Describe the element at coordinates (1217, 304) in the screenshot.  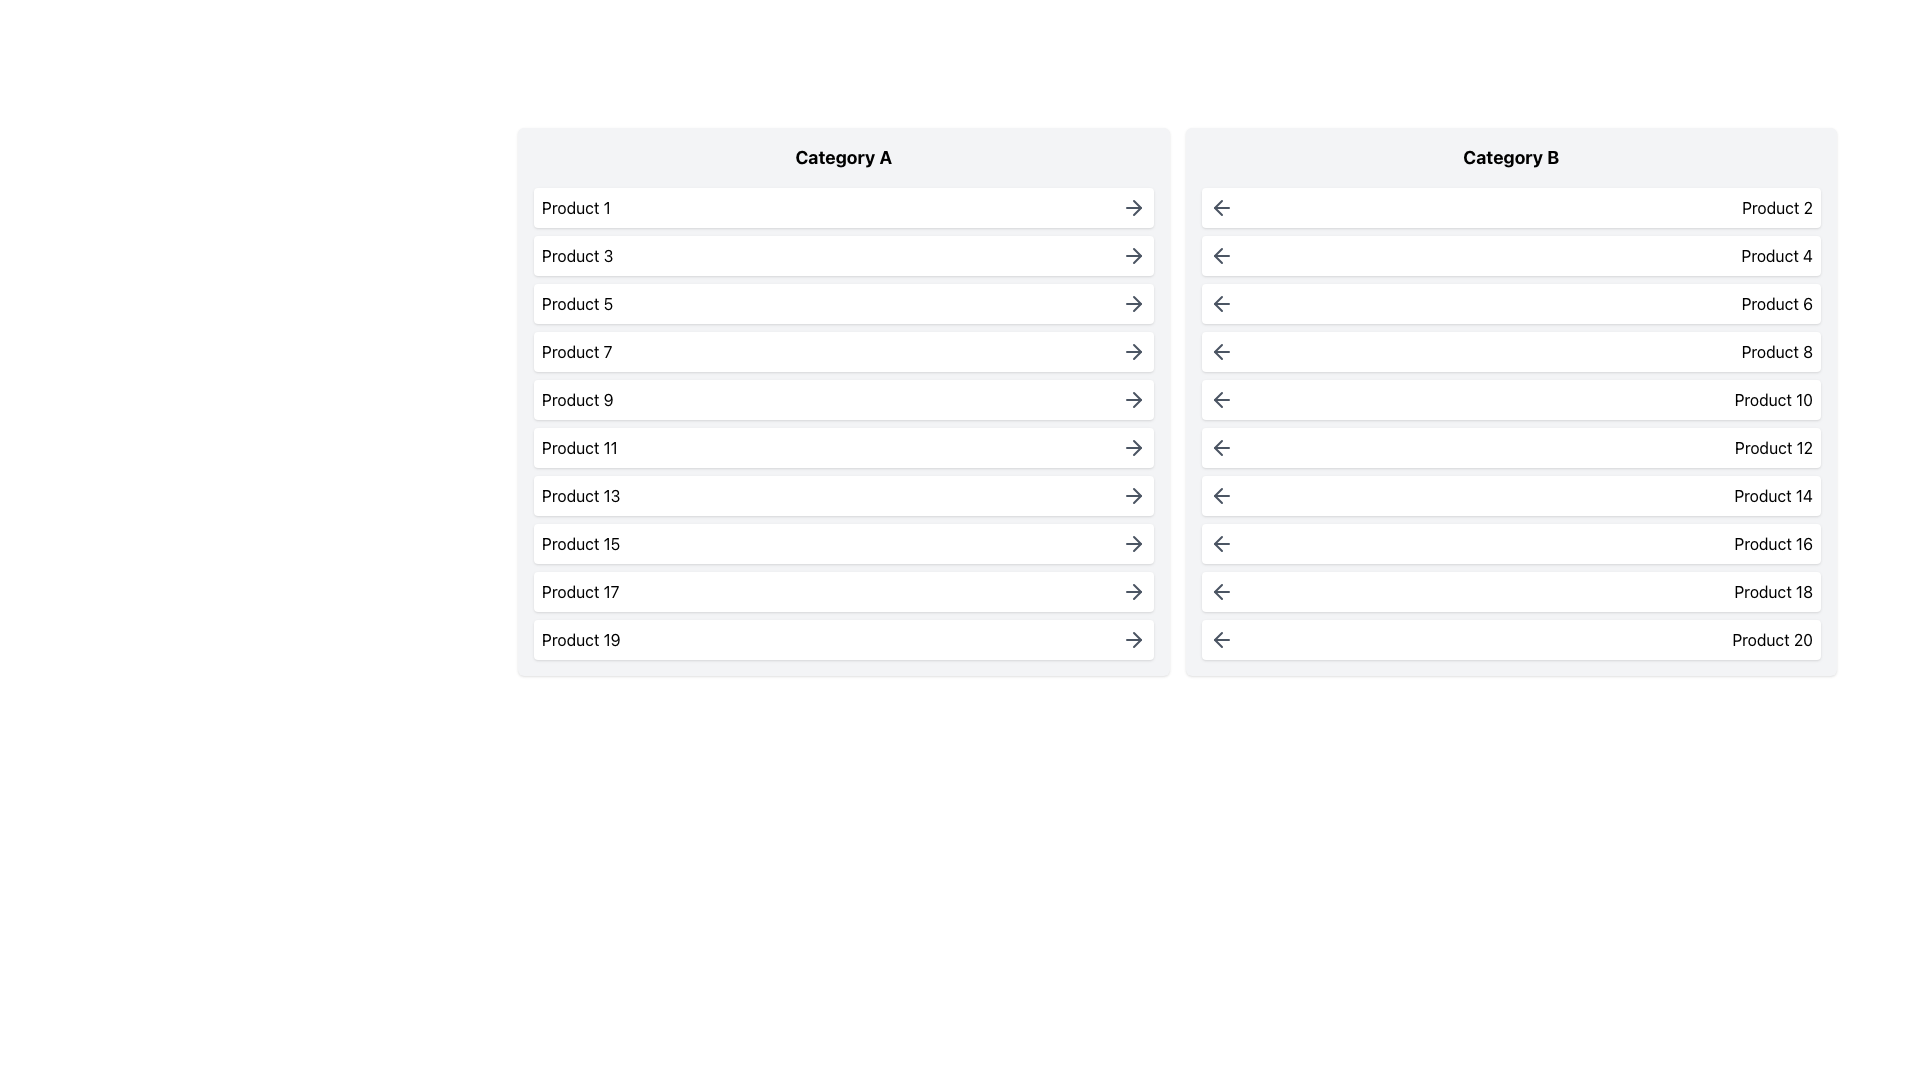
I see `the left-pointing arrow icon in the second column under 'Category B' associated with 'Product 6' to indicate a navigational function` at that location.